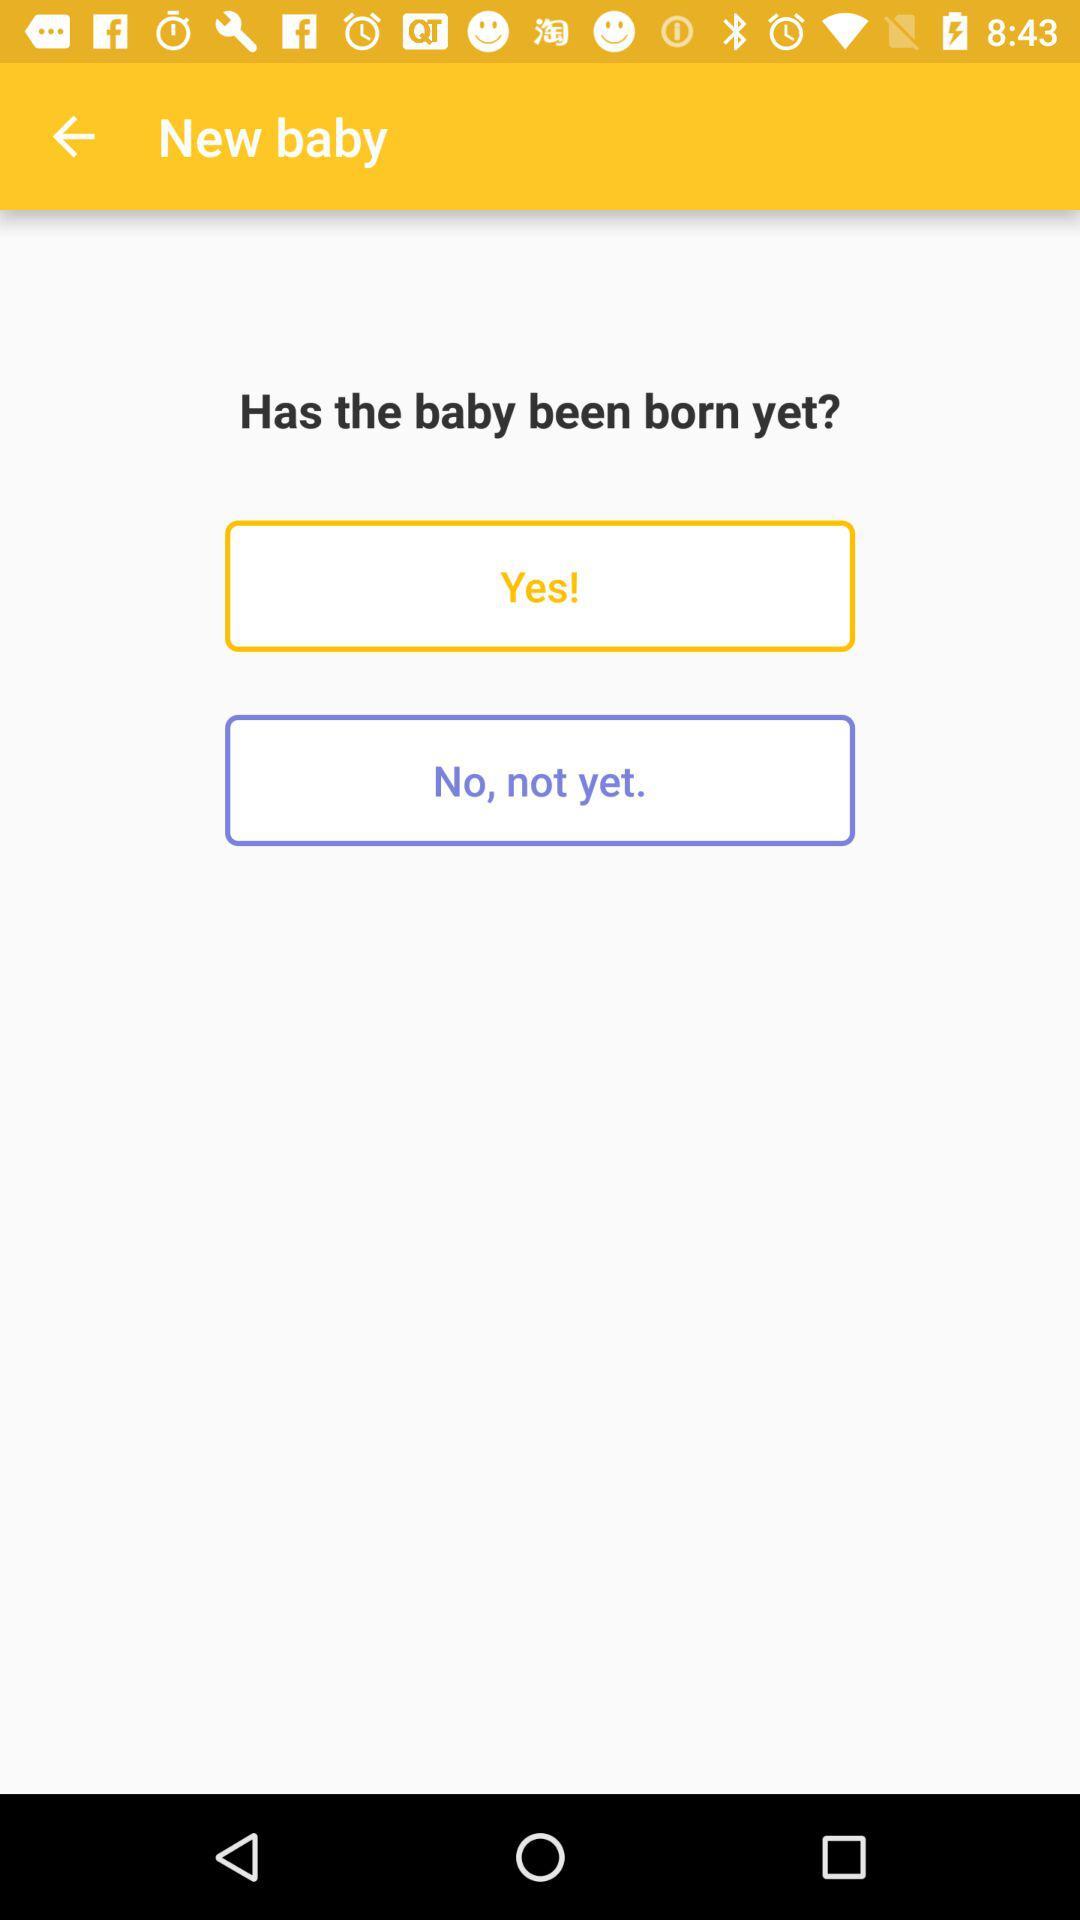  Describe the element at coordinates (72, 135) in the screenshot. I see `the icon next to the new baby icon` at that location.